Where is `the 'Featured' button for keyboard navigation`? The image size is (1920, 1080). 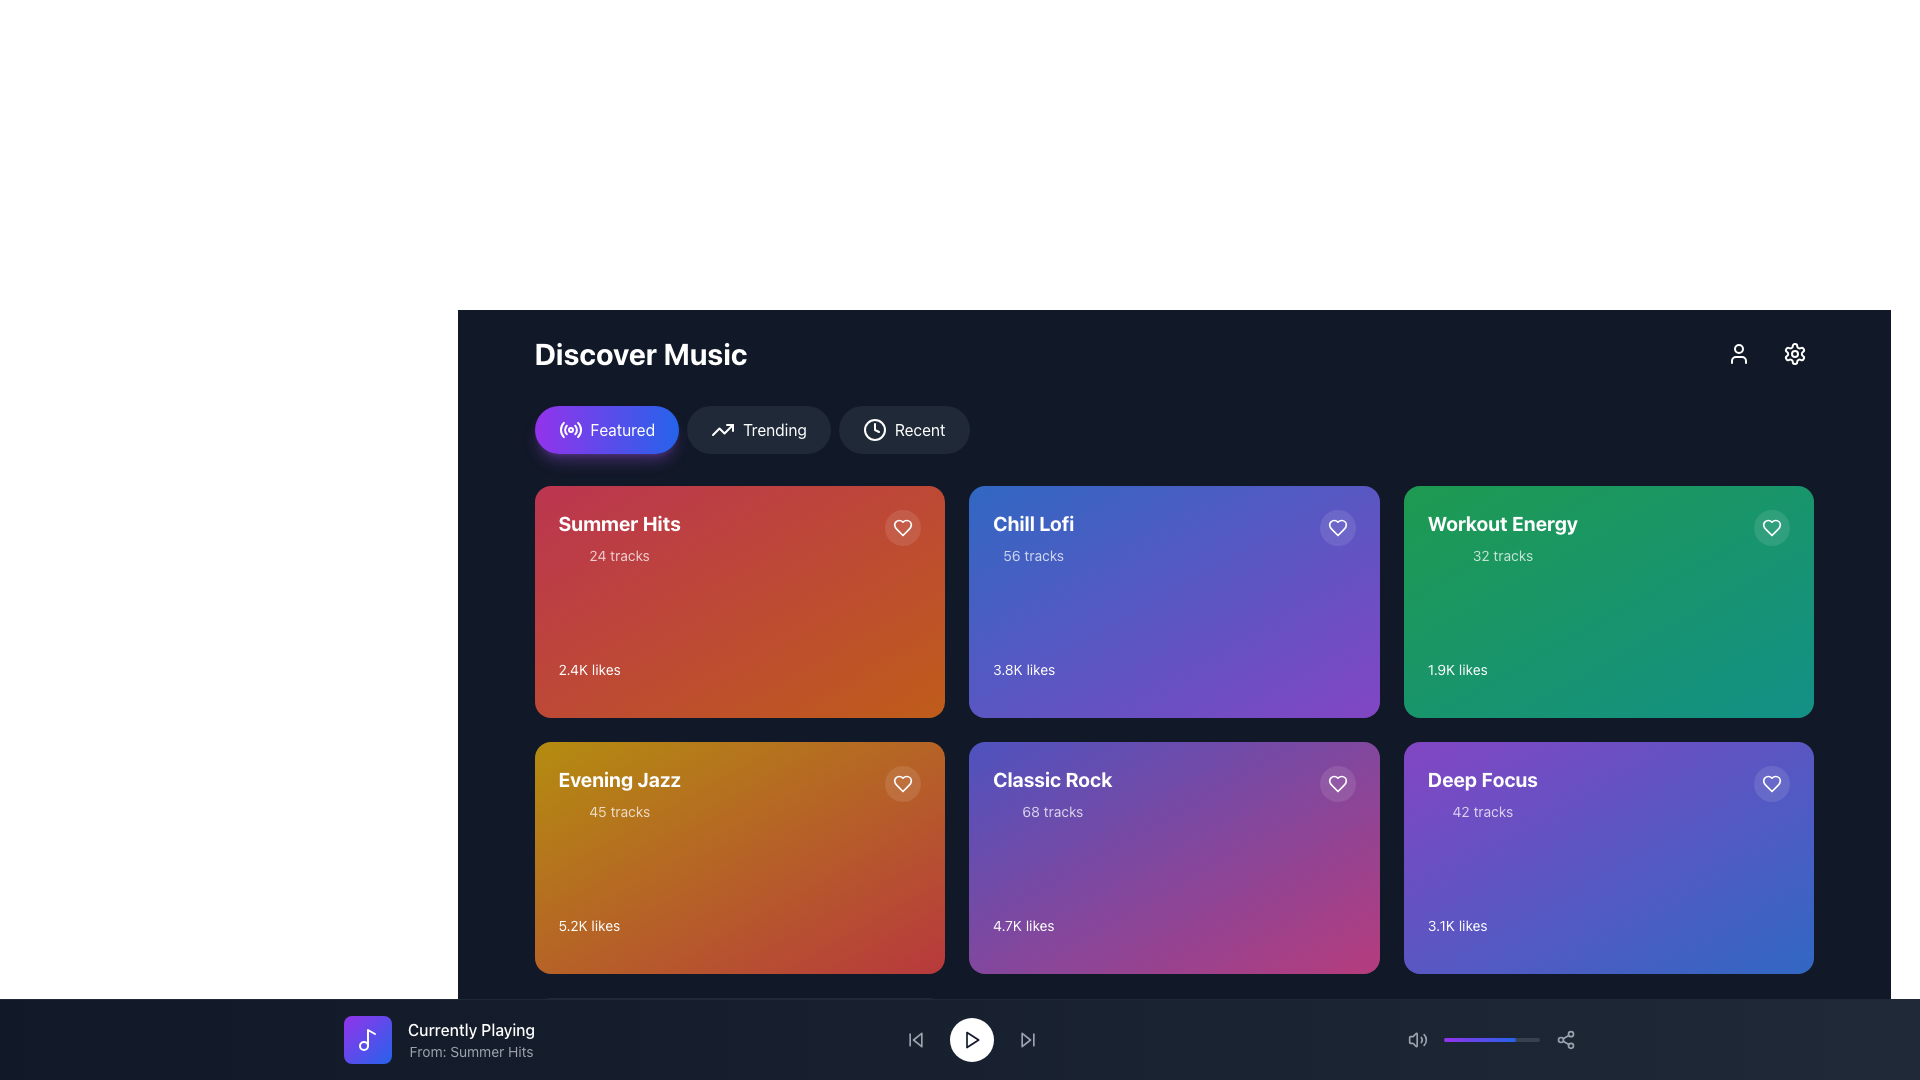
the 'Featured' button for keyboard navigation is located at coordinates (605, 428).